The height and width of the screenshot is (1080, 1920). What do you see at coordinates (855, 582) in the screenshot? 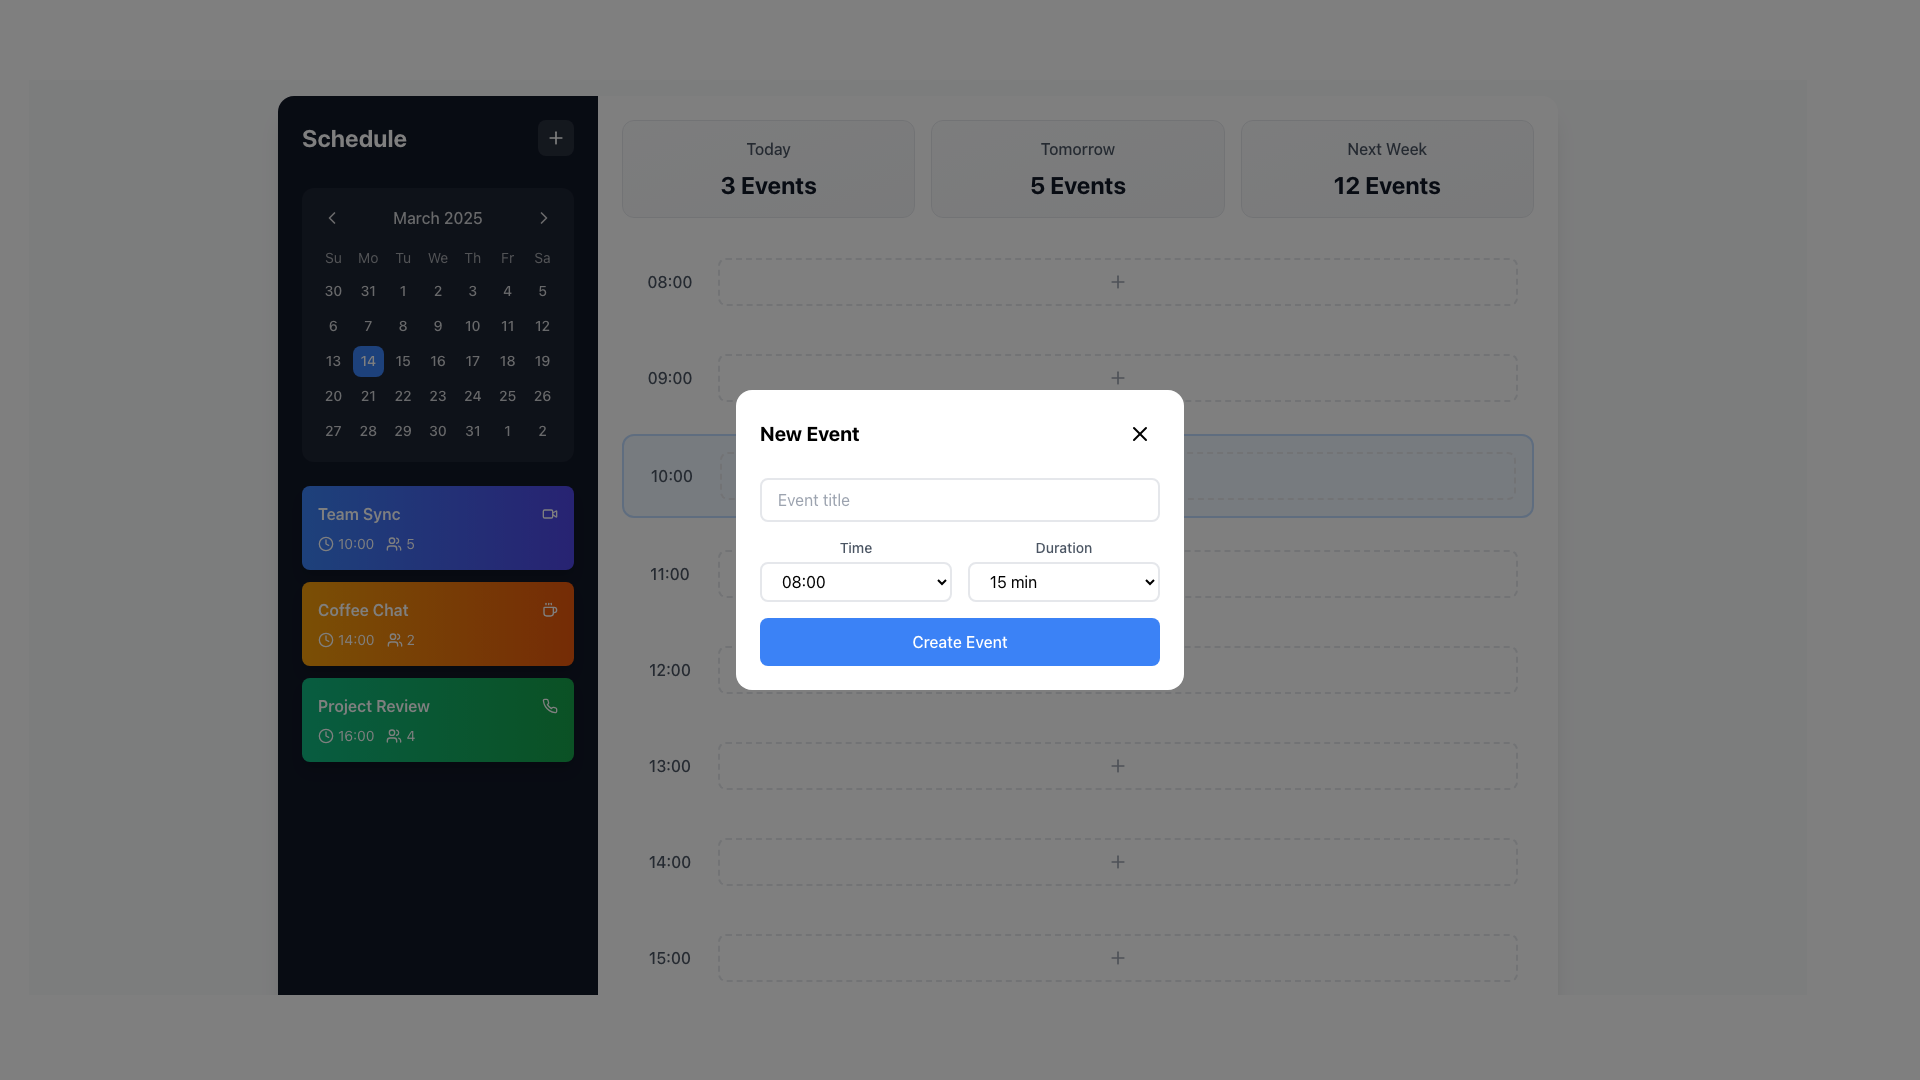
I see `the dropdown menu displaying '08:00'` at bounding box center [855, 582].